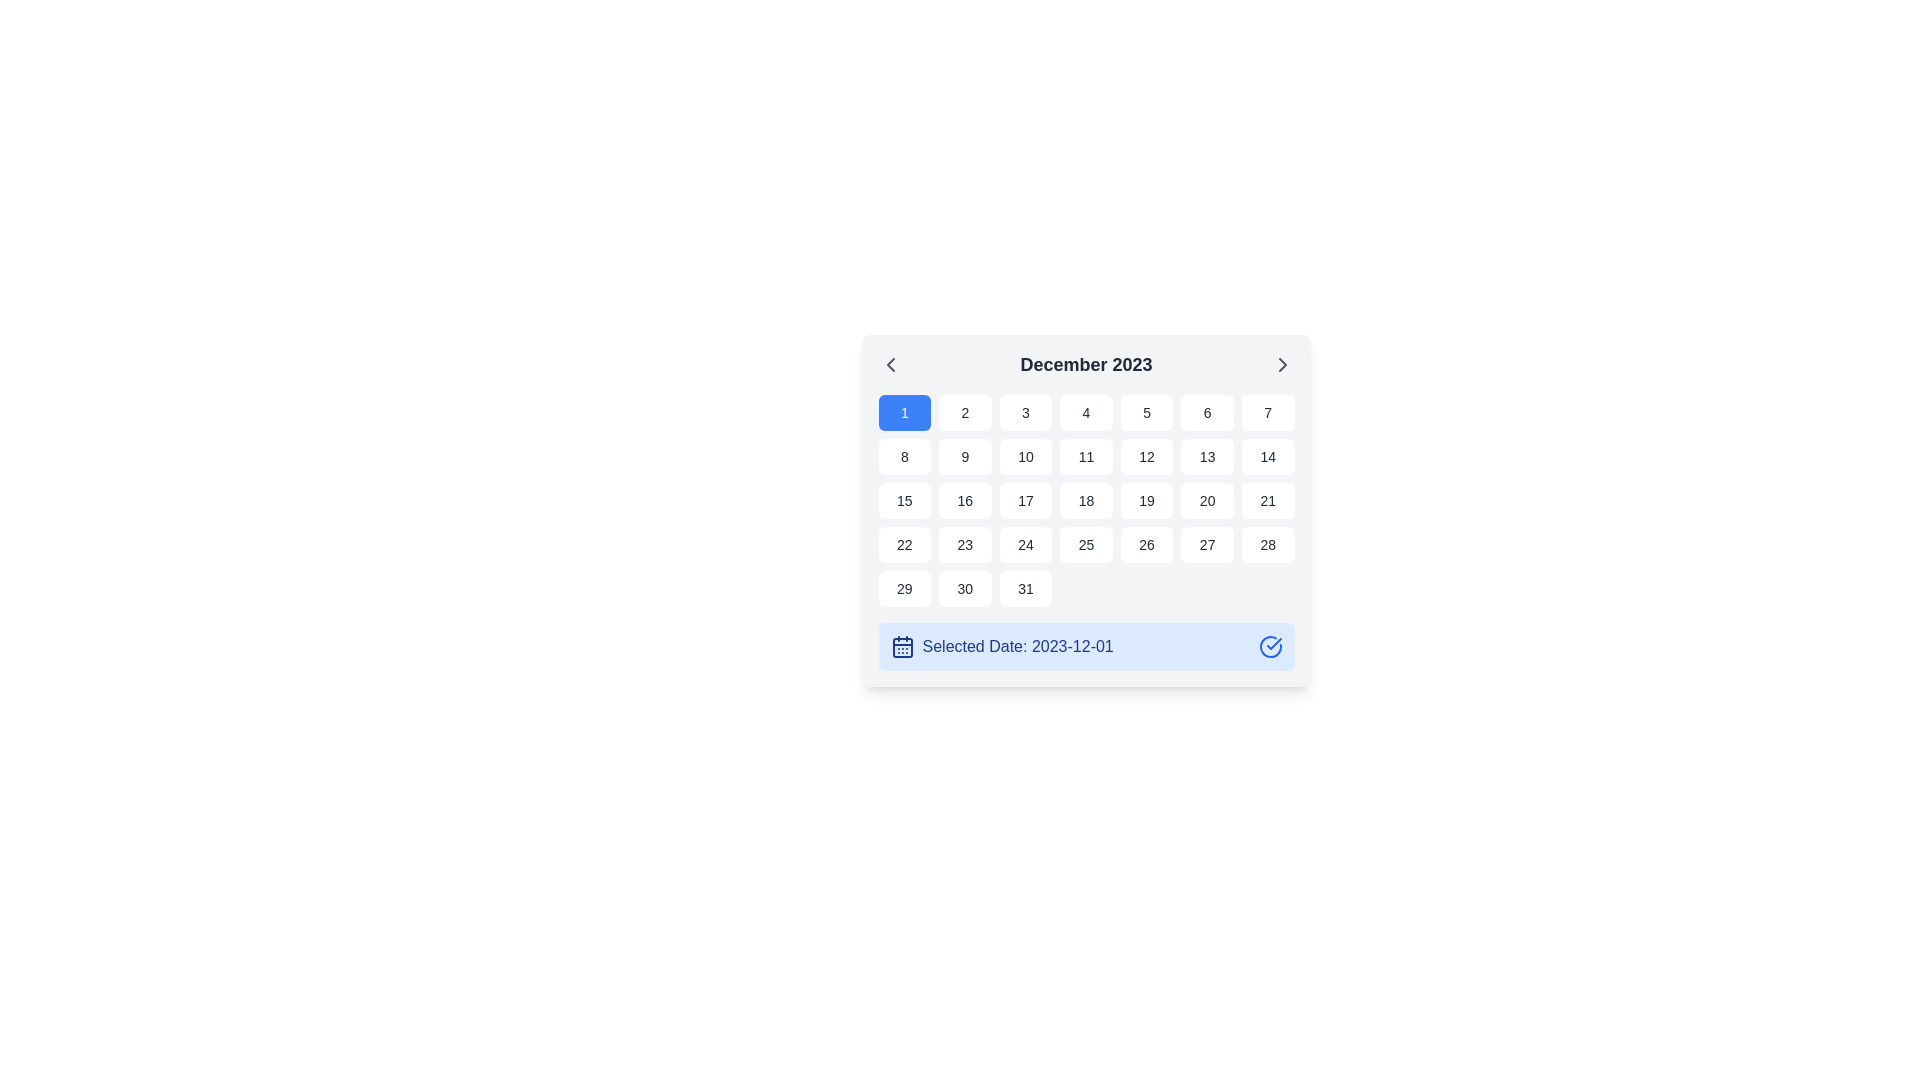 This screenshot has width=1920, height=1080. Describe the element at coordinates (1147, 500) in the screenshot. I see `the rounded rectangular button with a white background and gray text showing the number '19'` at that location.